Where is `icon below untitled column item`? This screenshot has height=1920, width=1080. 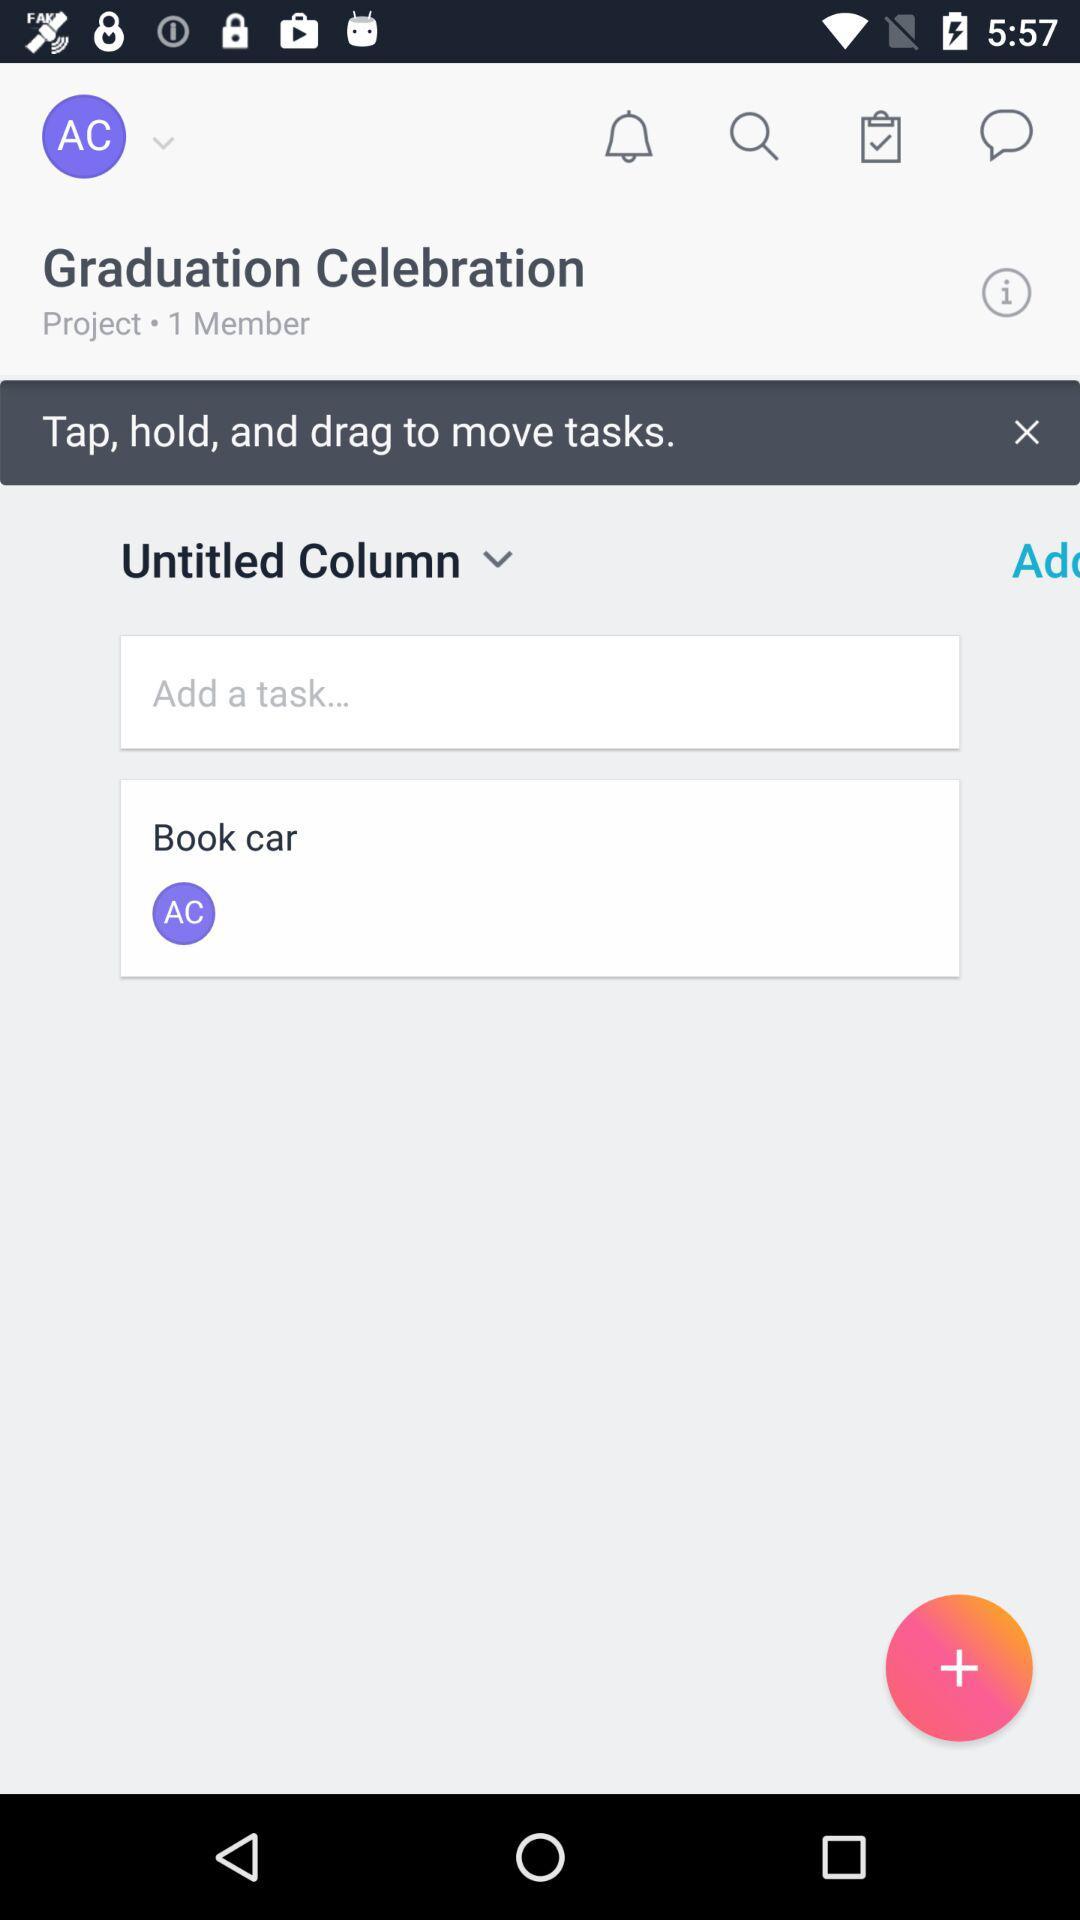 icon below untitled column item is located at coordinates (540, 692).